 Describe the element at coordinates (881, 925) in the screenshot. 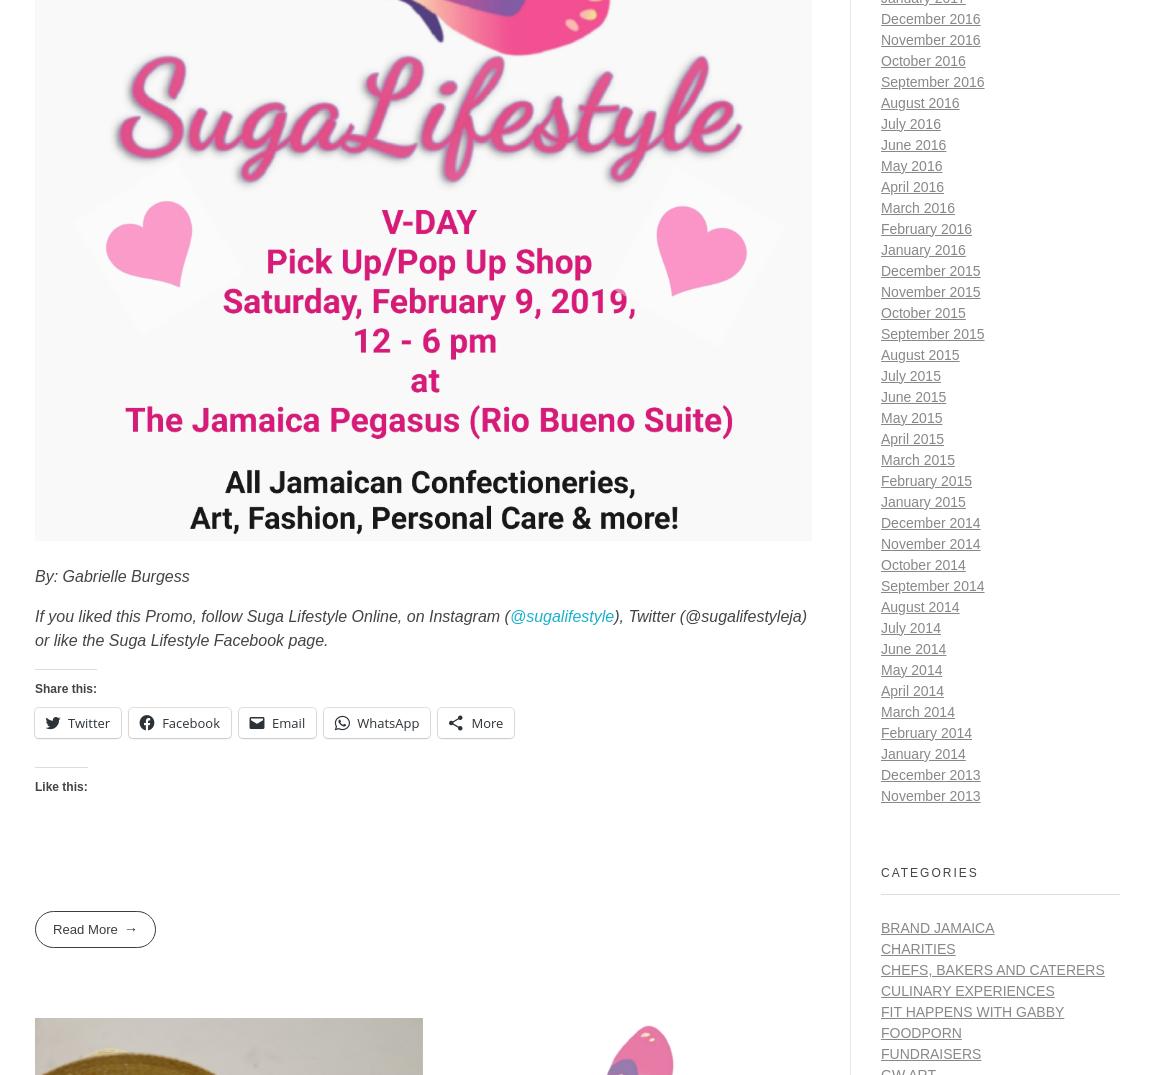

I see `'Brand Jamaica'` at that location.